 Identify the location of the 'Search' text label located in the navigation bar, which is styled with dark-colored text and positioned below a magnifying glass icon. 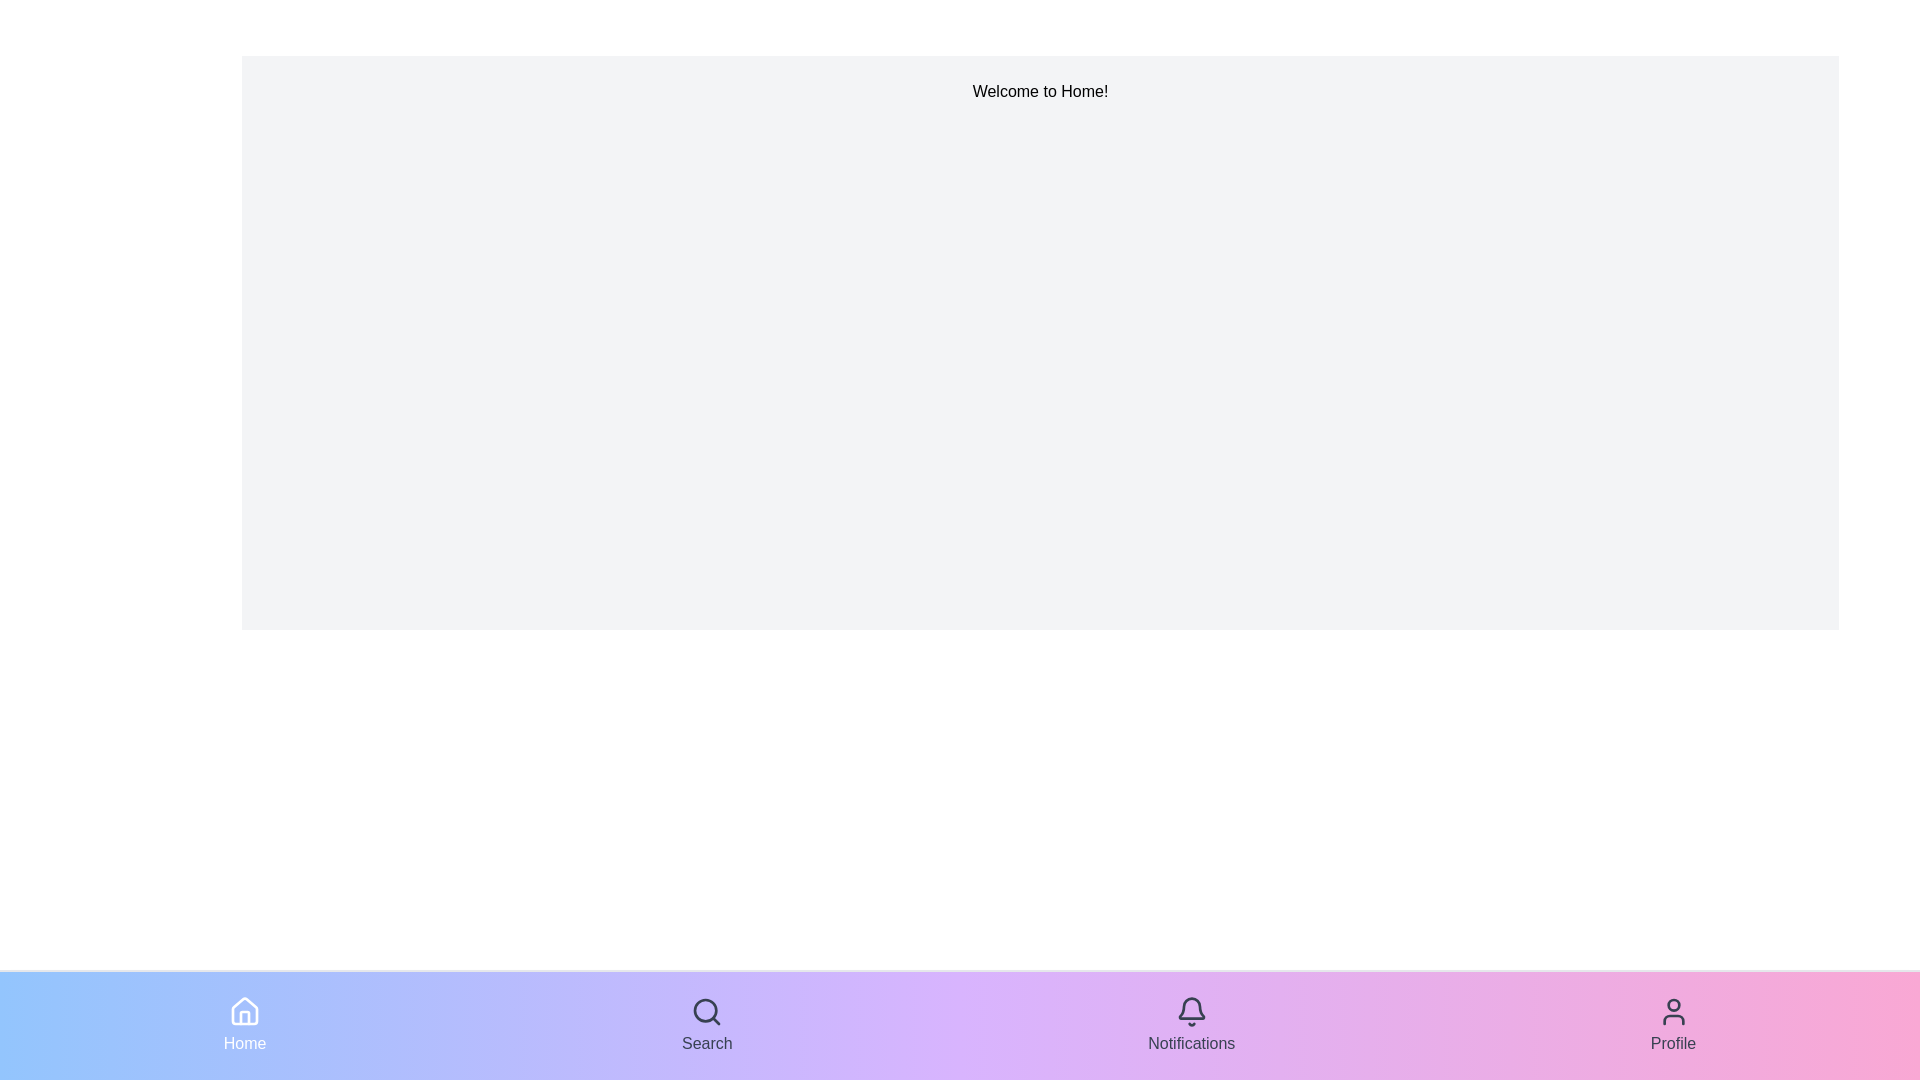
(707, 1043).